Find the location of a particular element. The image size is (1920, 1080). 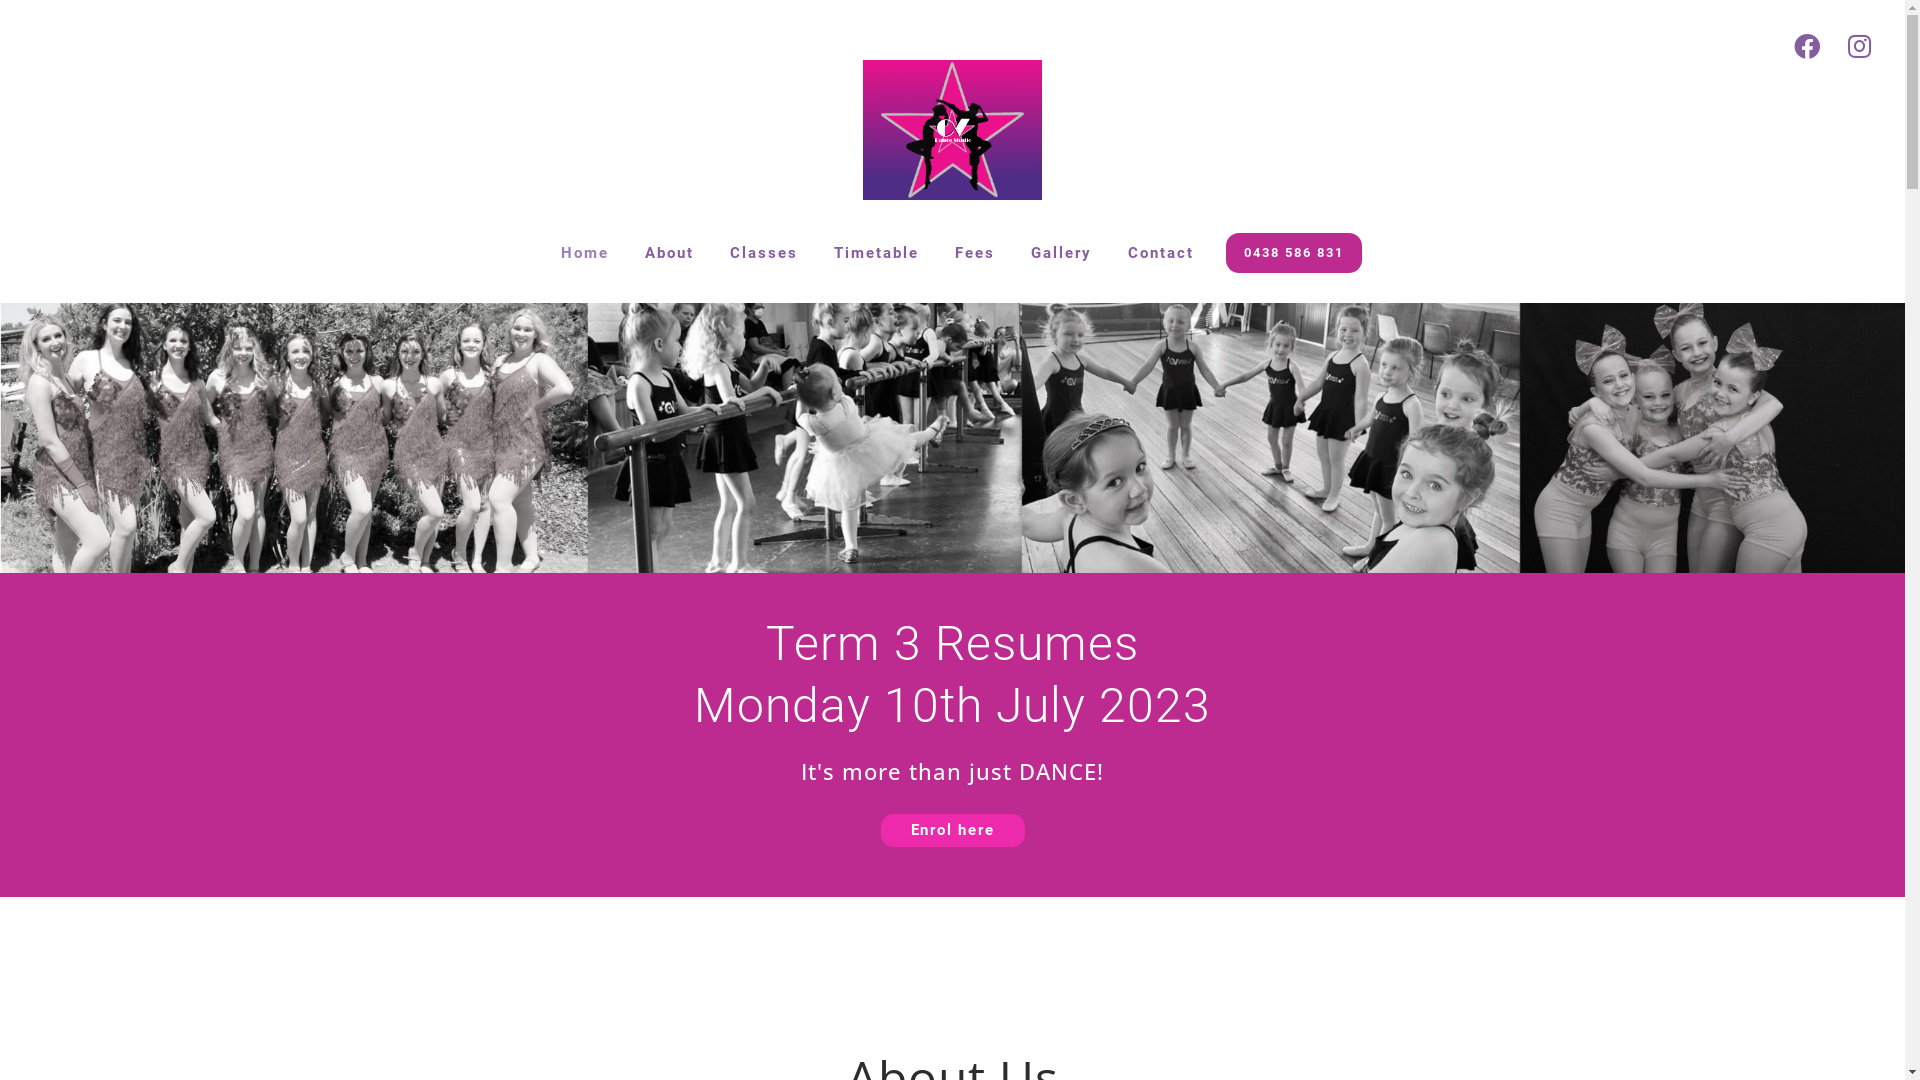

'Enrol here' is located at coordinates (950, 830).